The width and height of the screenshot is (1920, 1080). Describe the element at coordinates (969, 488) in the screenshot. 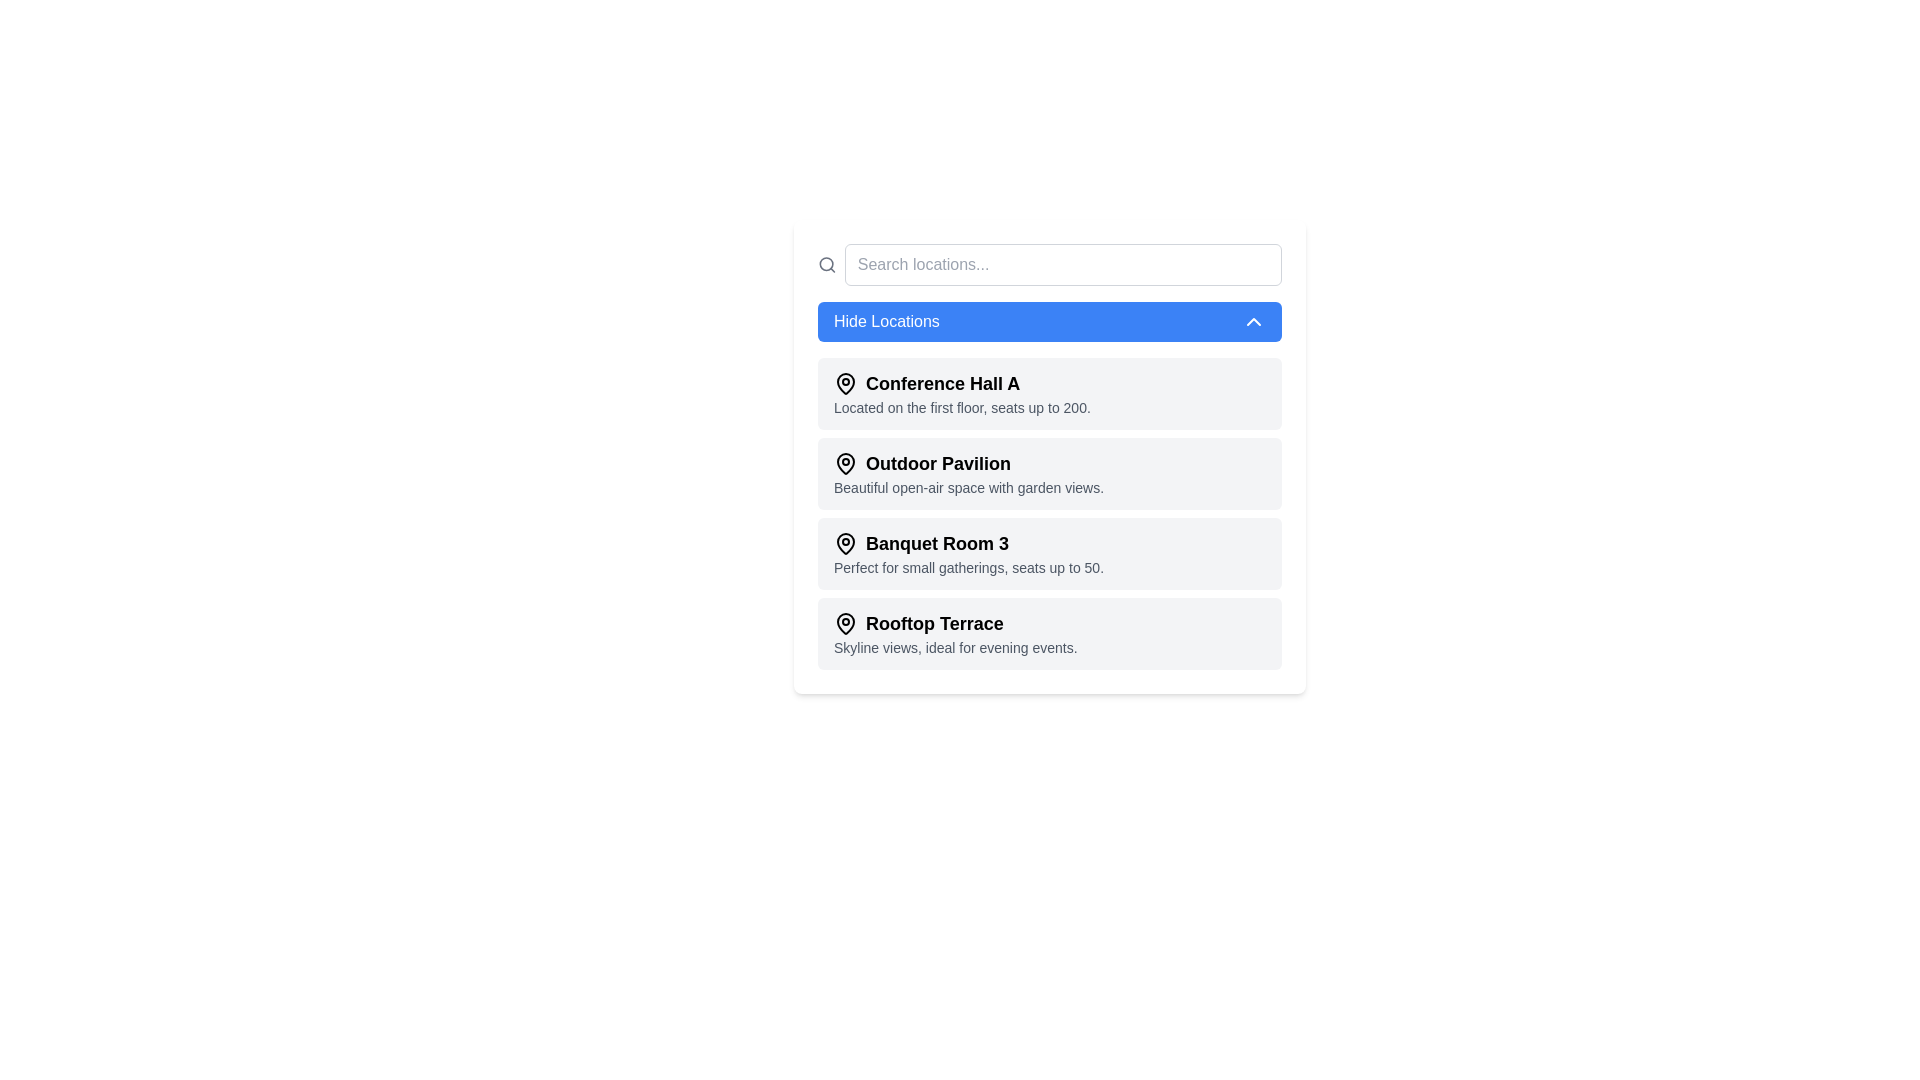

I see `descriptive text label located below the 'Outdoor Pavilion' title in the vertical list of location descriptions to gather information about its features` at that location.